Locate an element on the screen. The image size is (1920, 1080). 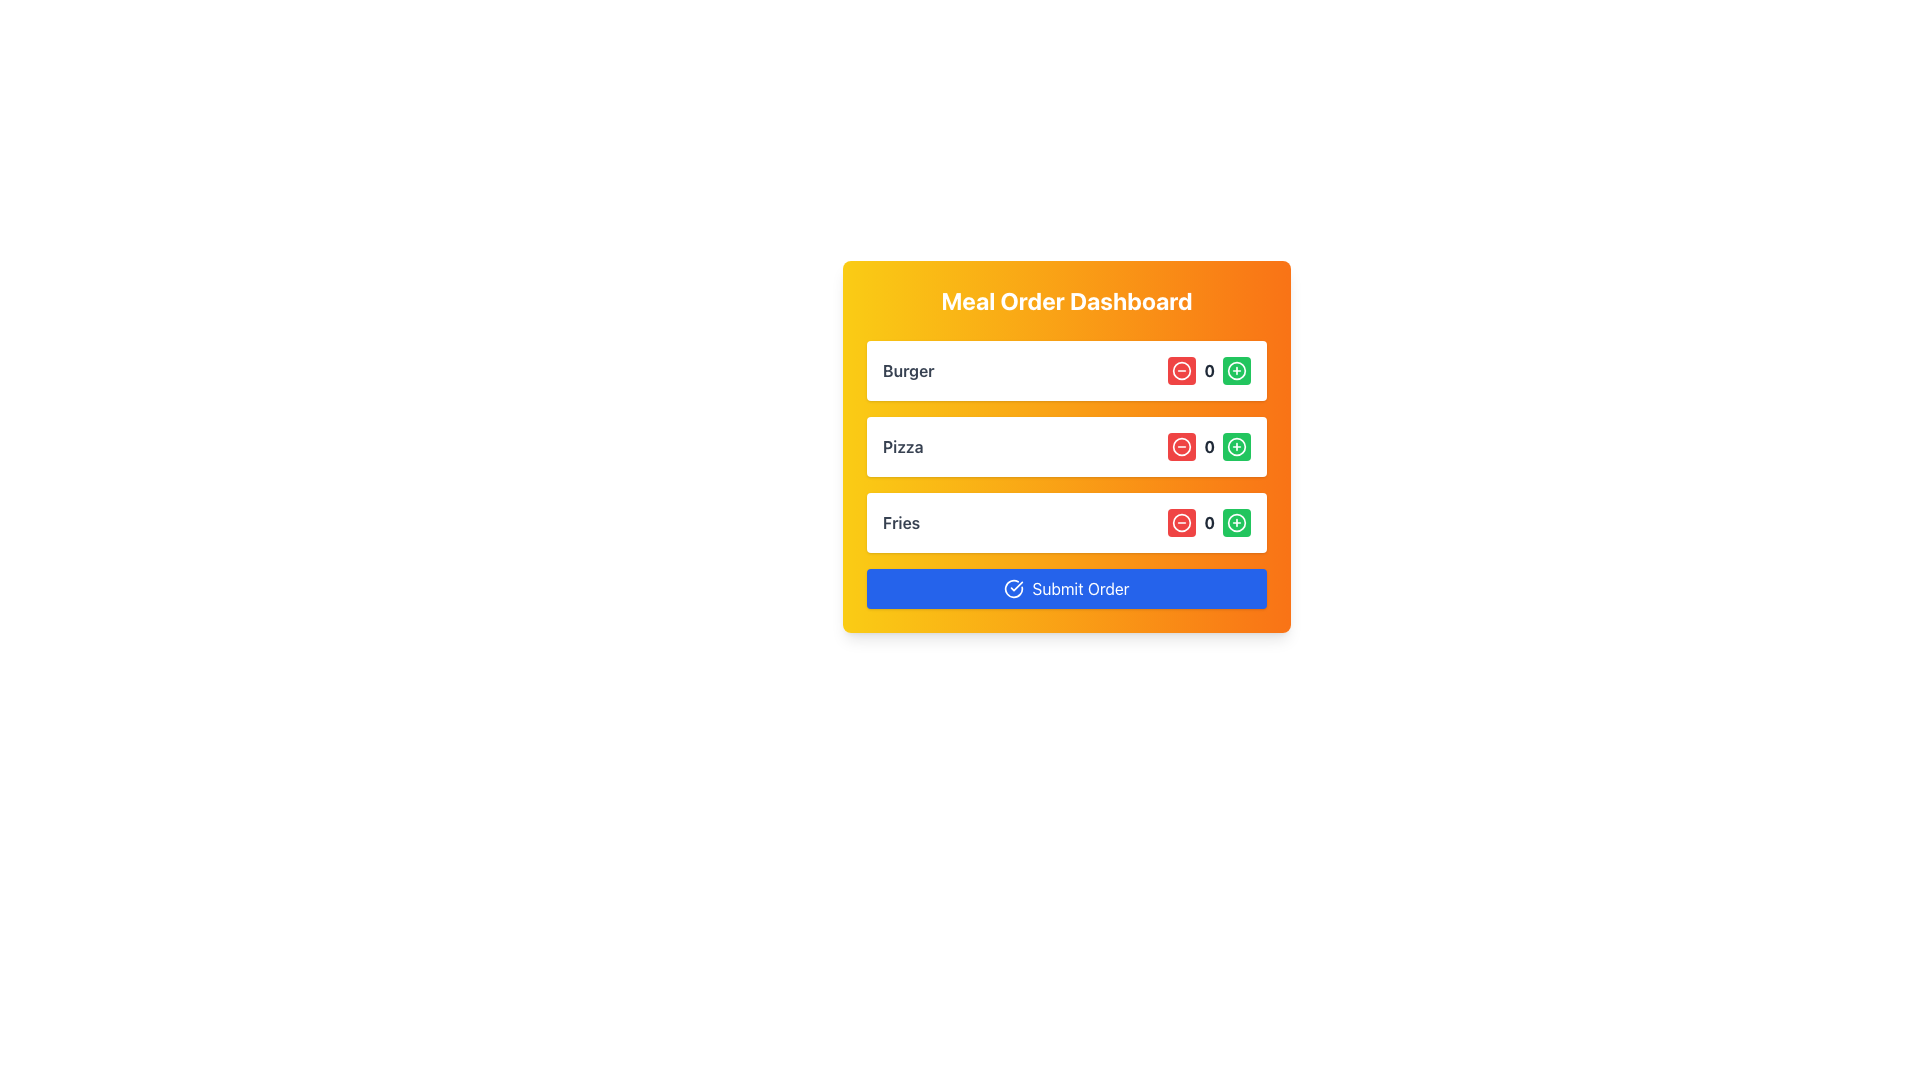
the circular plus button icon, which is green and part of the action set next to the 'Fries' label is located at coordinates (1236, 522).